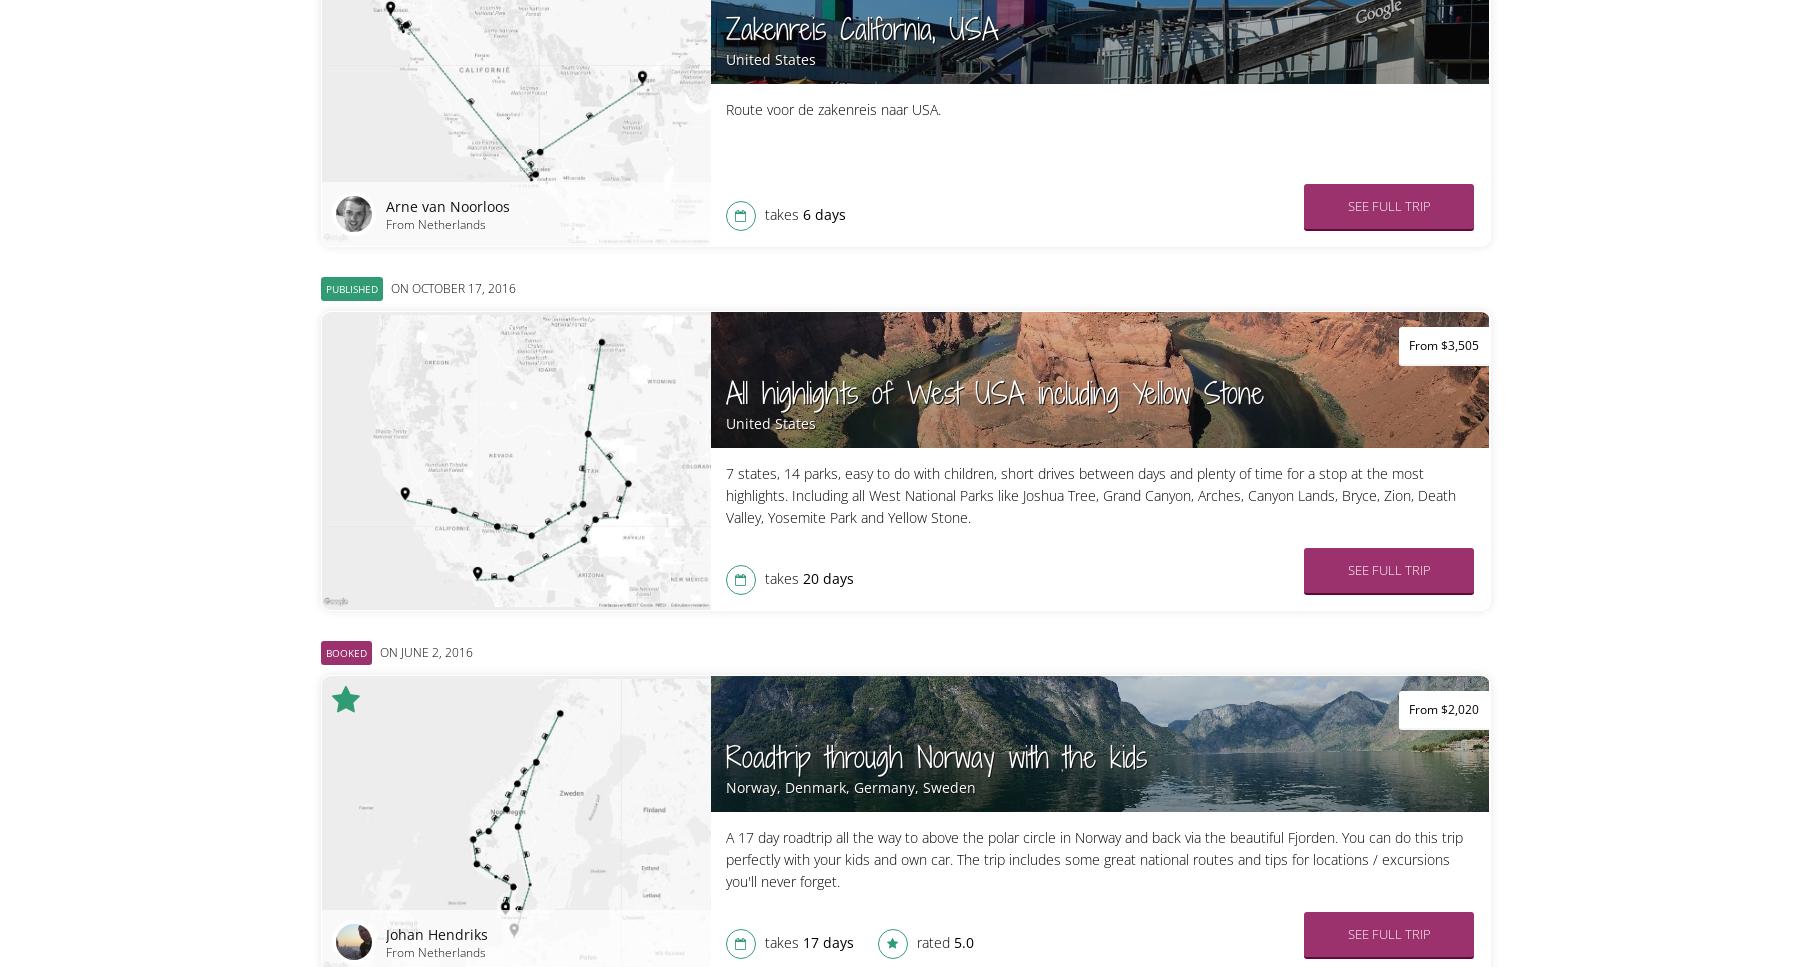 The height and width of the screenshot is (967, 1811). Describe the element at coordinates (324, 288) in the screenshot. I see `'Published'` at that location.